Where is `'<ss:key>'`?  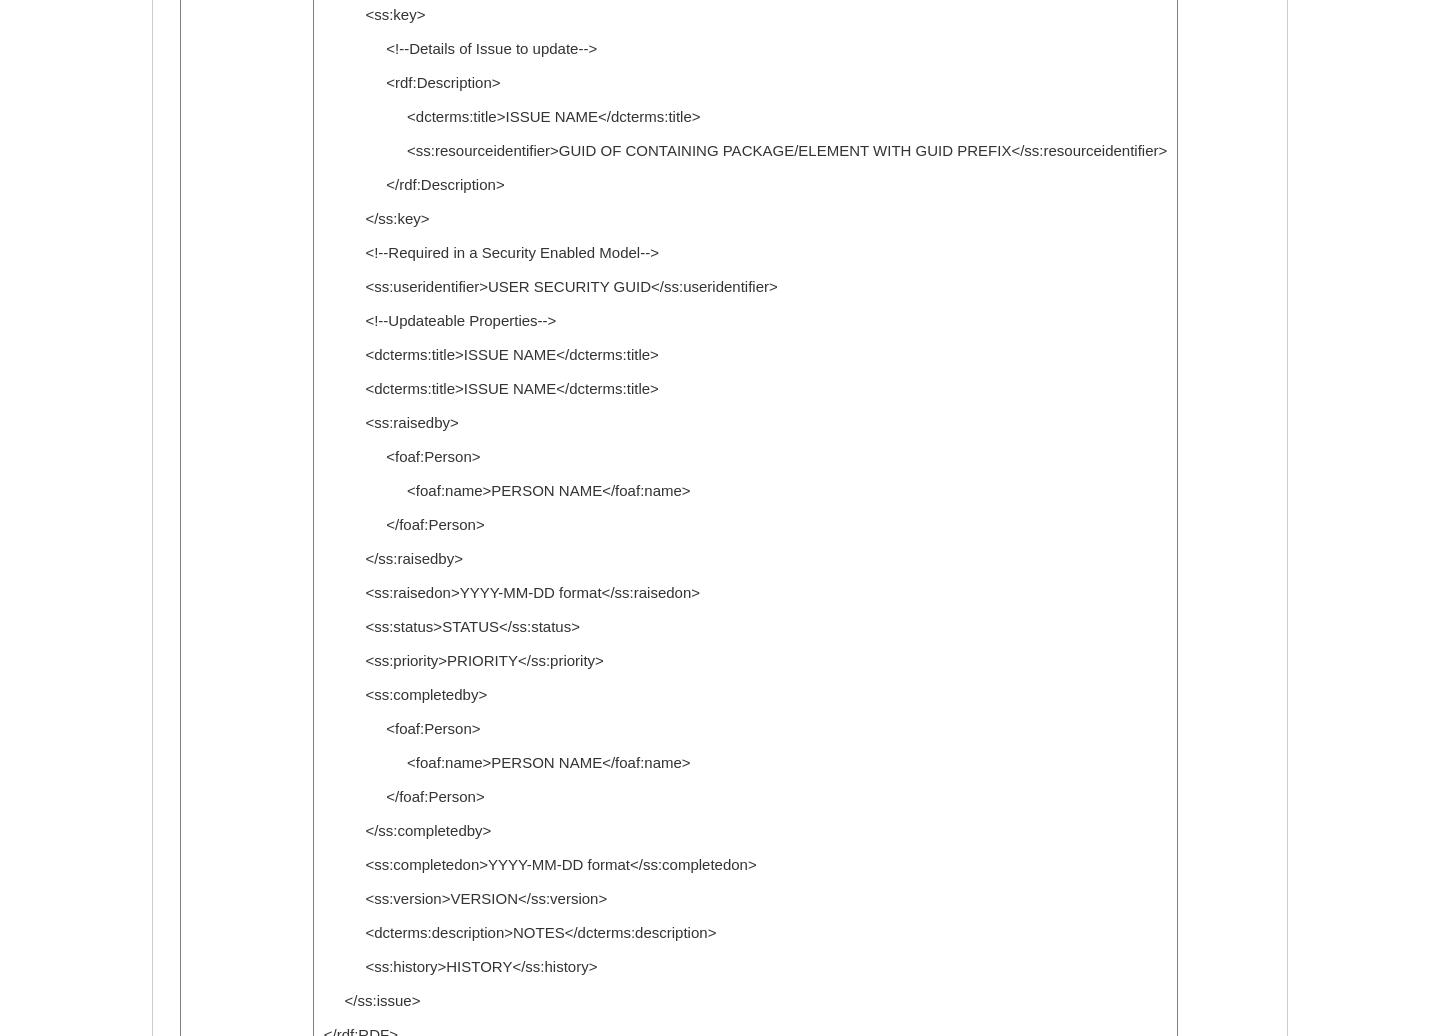 '<ss:key>' is located at coordinates (372, 14).